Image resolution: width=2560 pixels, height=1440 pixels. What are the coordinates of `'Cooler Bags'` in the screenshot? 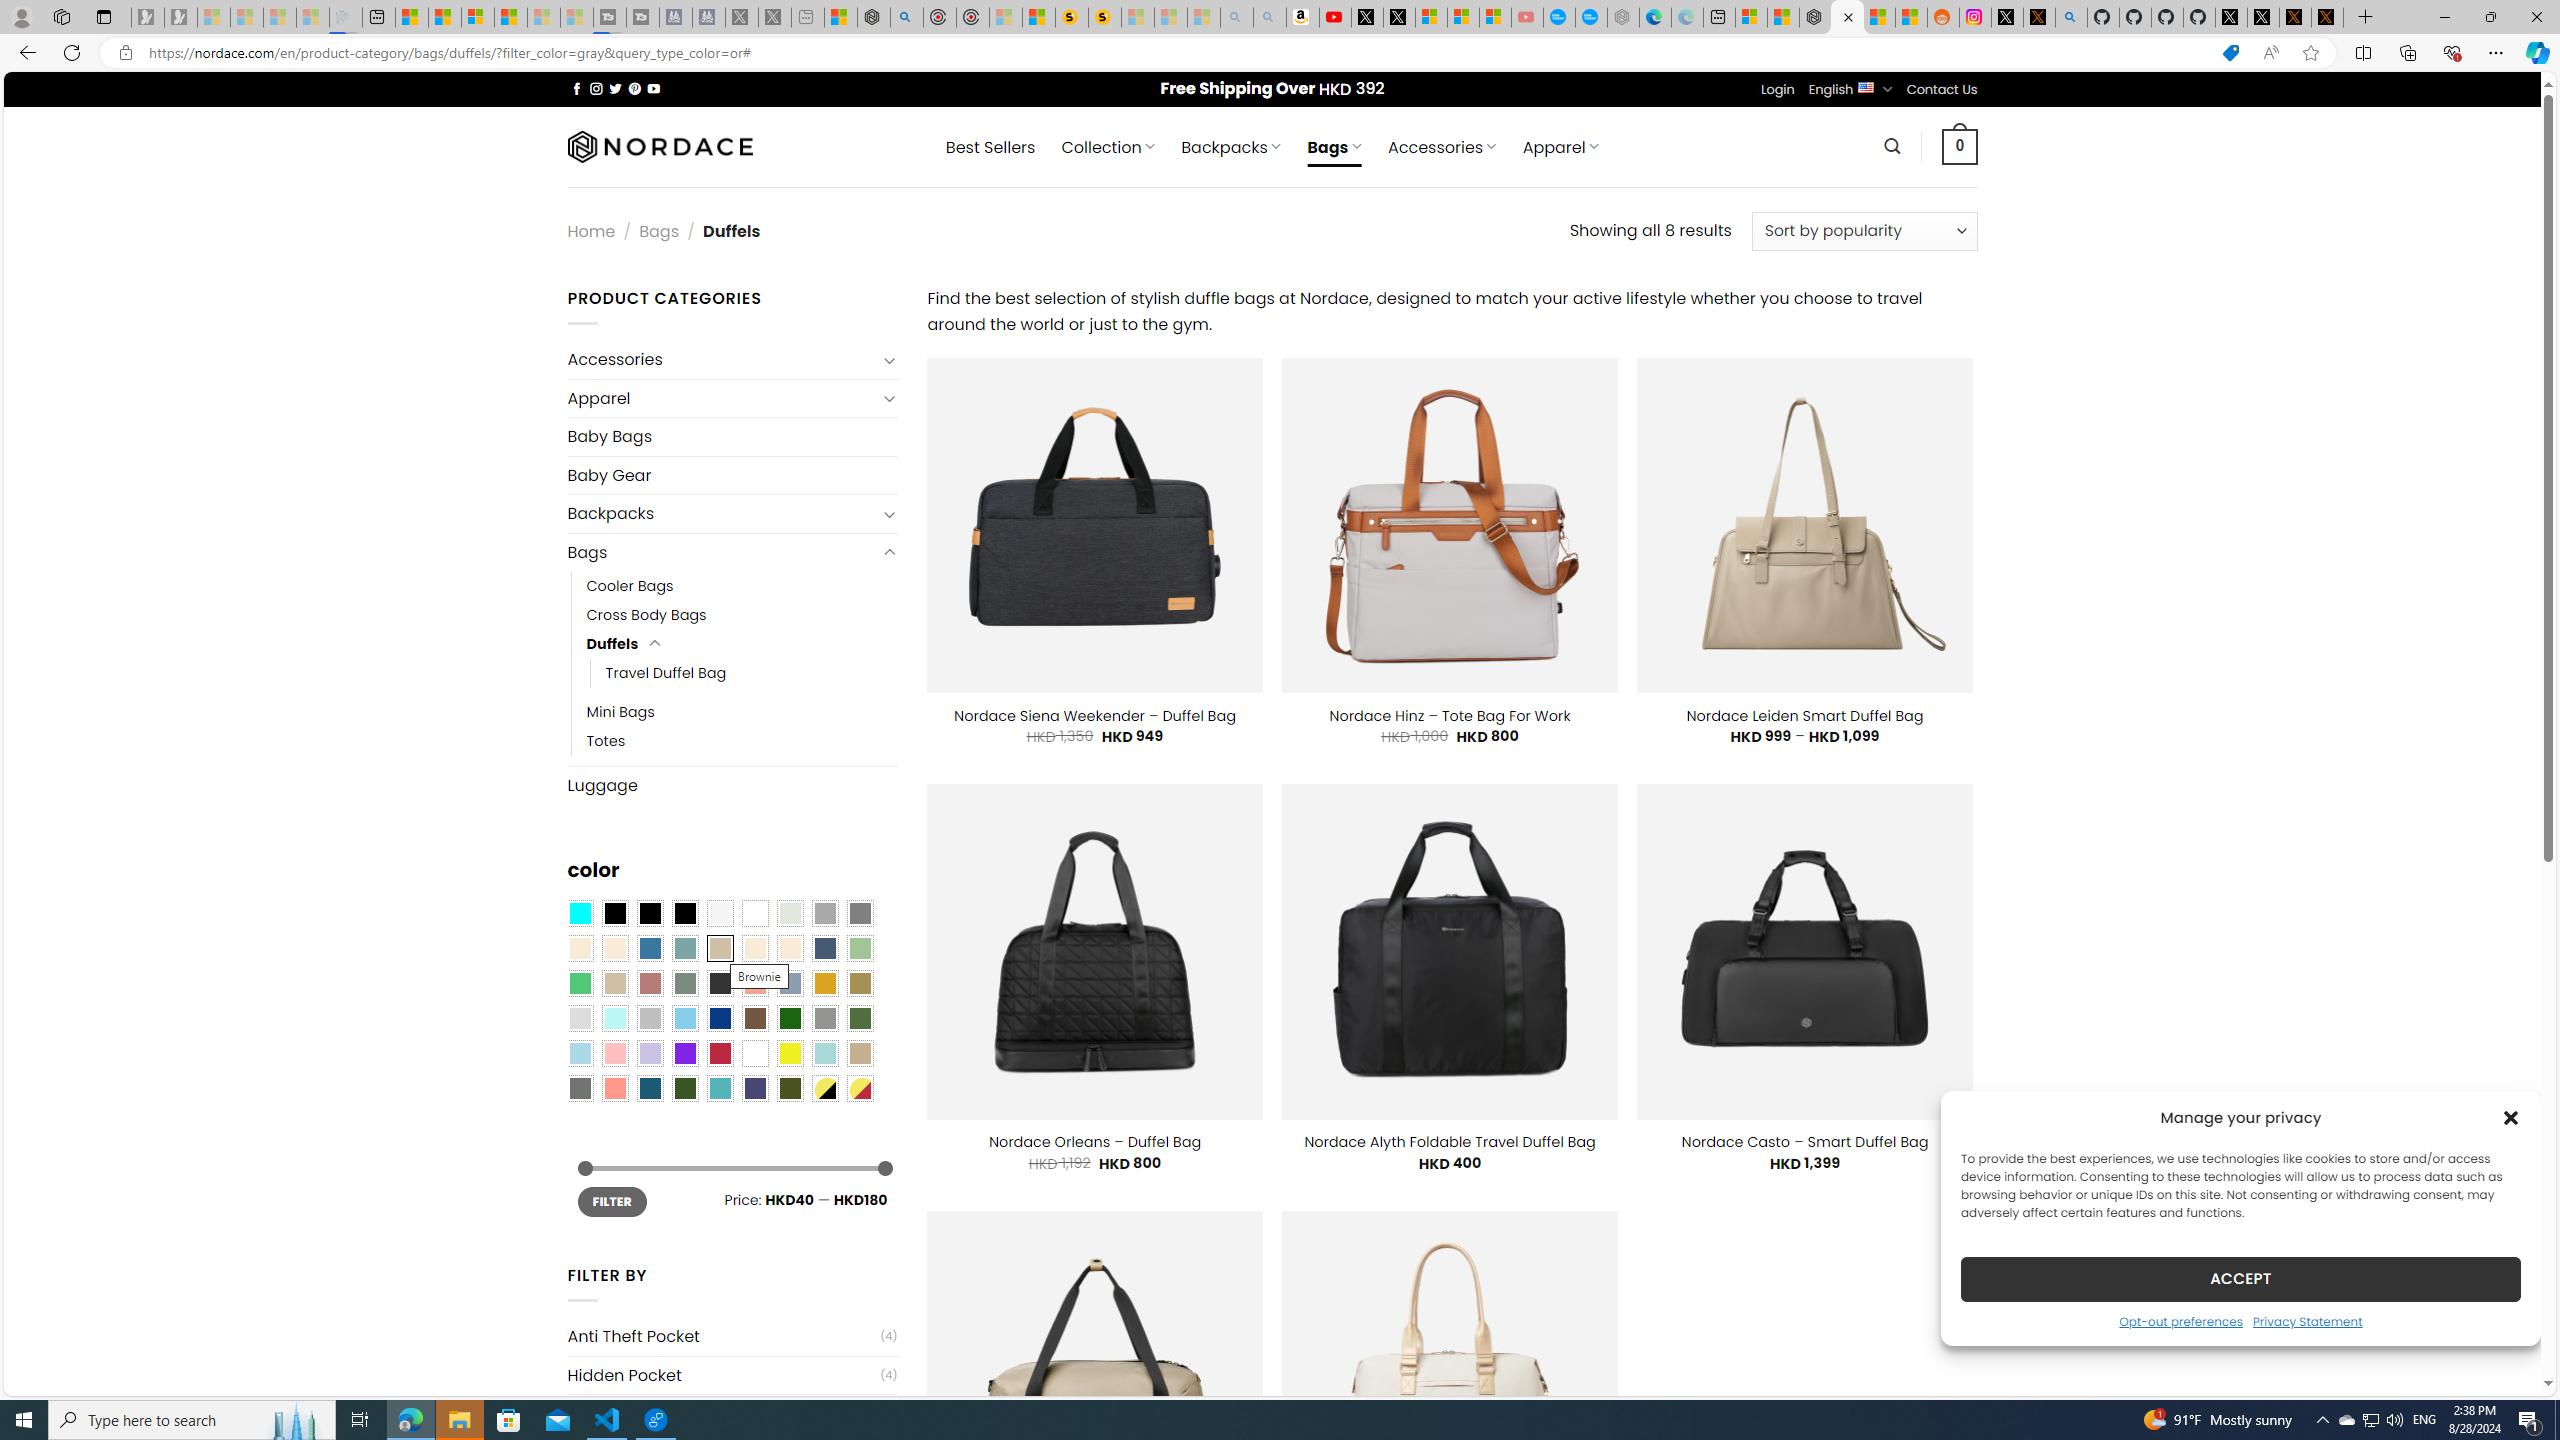 It's located at (741, 585).